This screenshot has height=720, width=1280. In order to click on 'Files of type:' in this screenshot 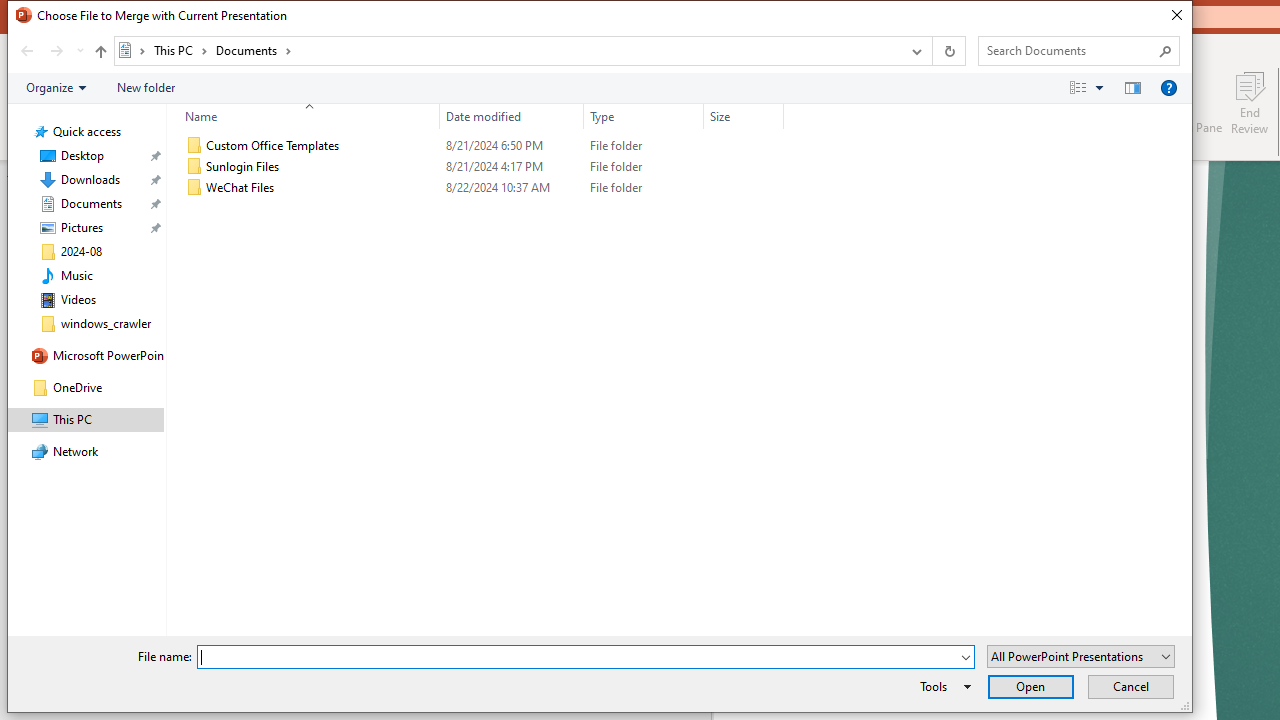, I will do `click(1079, 656)`.